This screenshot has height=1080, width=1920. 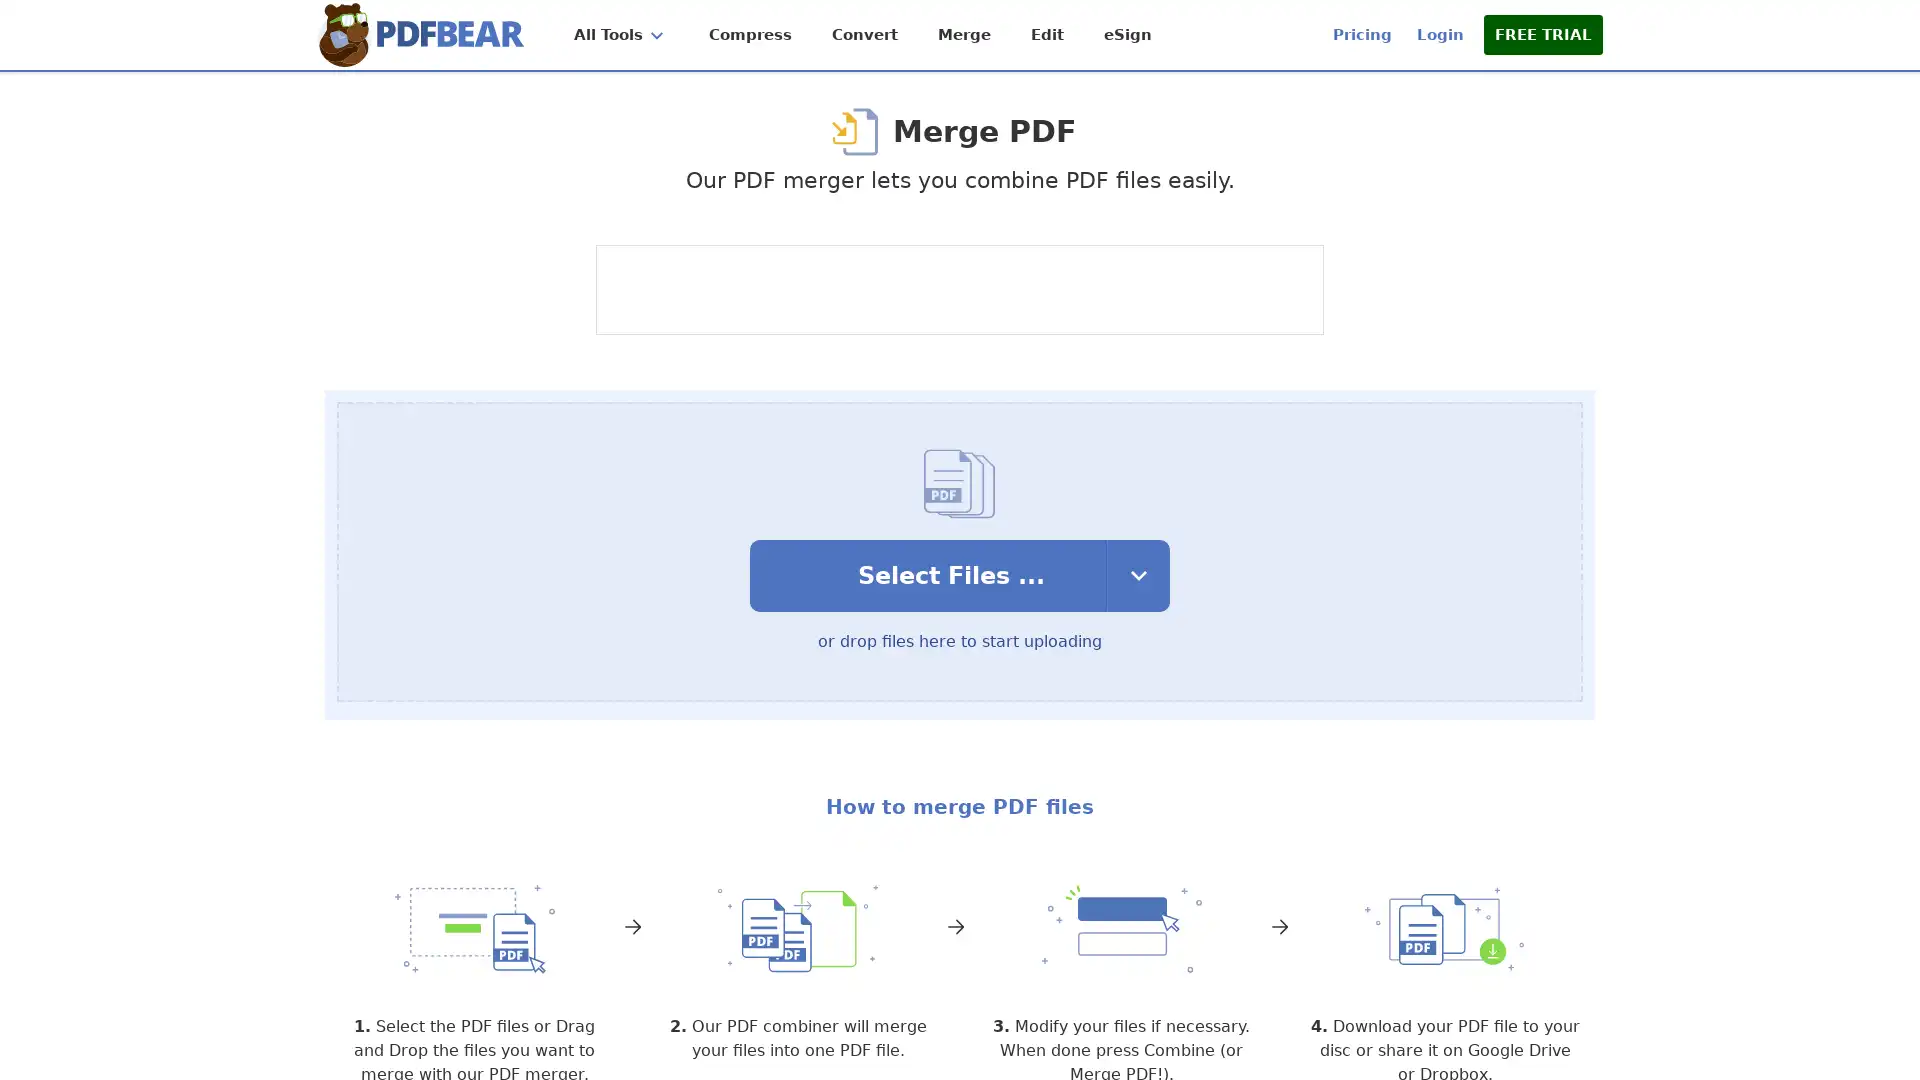 I want to click on select upload Options dropdown, so click(x=1138, y=574).